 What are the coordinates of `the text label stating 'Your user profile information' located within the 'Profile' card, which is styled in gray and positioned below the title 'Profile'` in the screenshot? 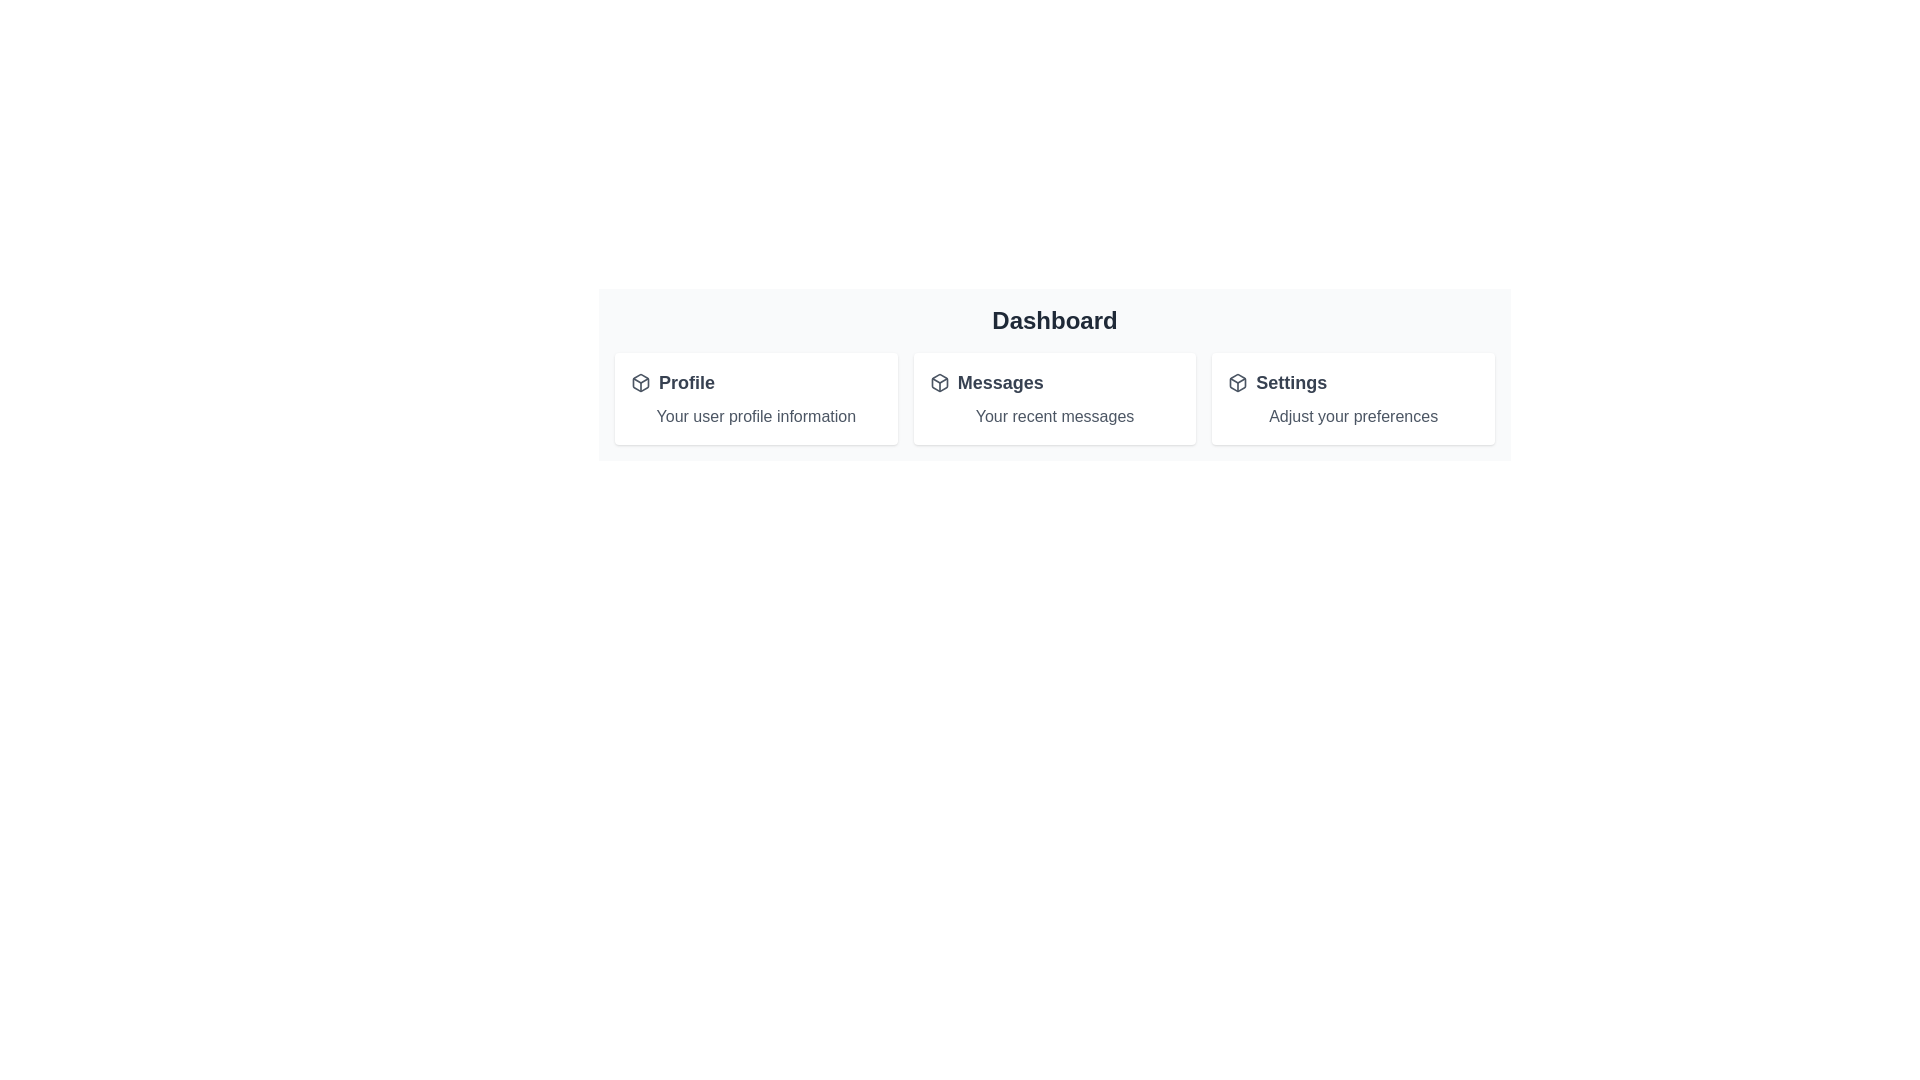 It's located at (755, 415).